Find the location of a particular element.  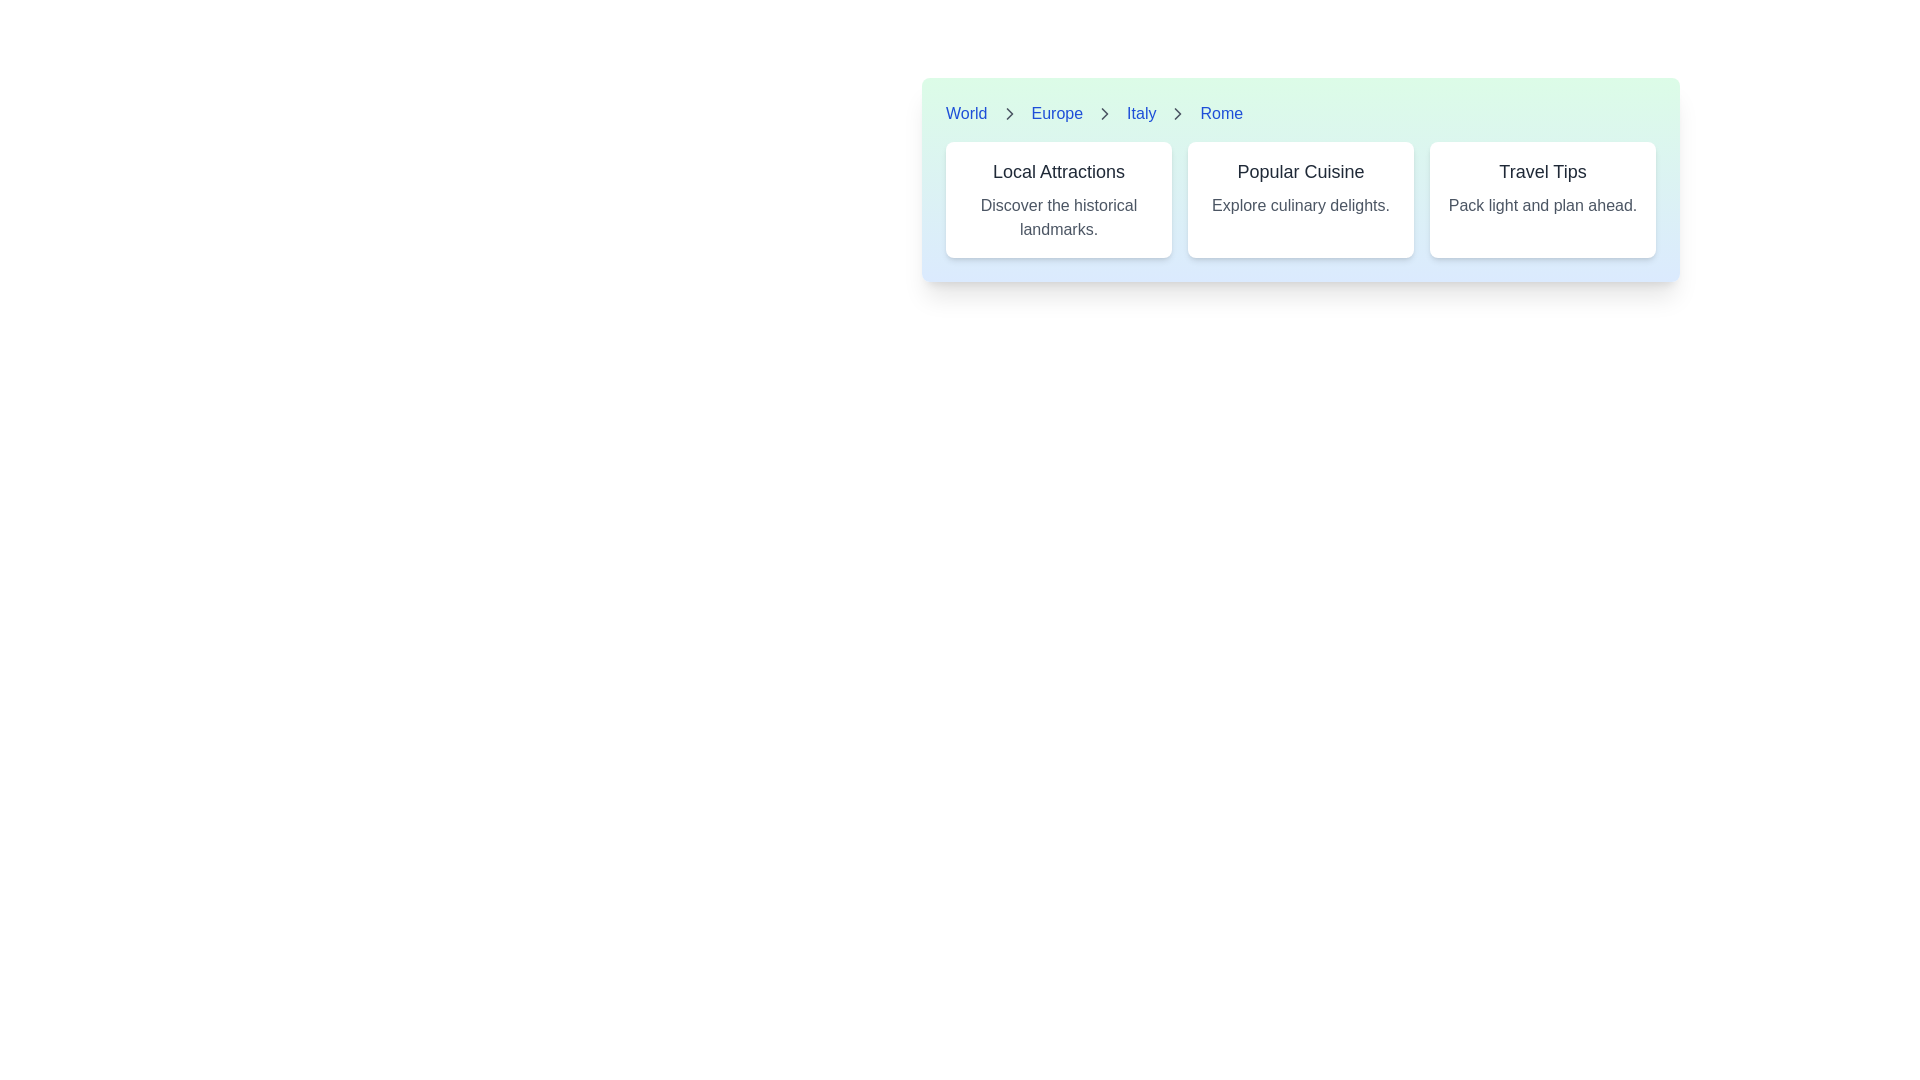

the header text element located in the top-center region of the interface, which introduces content related to local attractions is located at coordinates (1058, 171).